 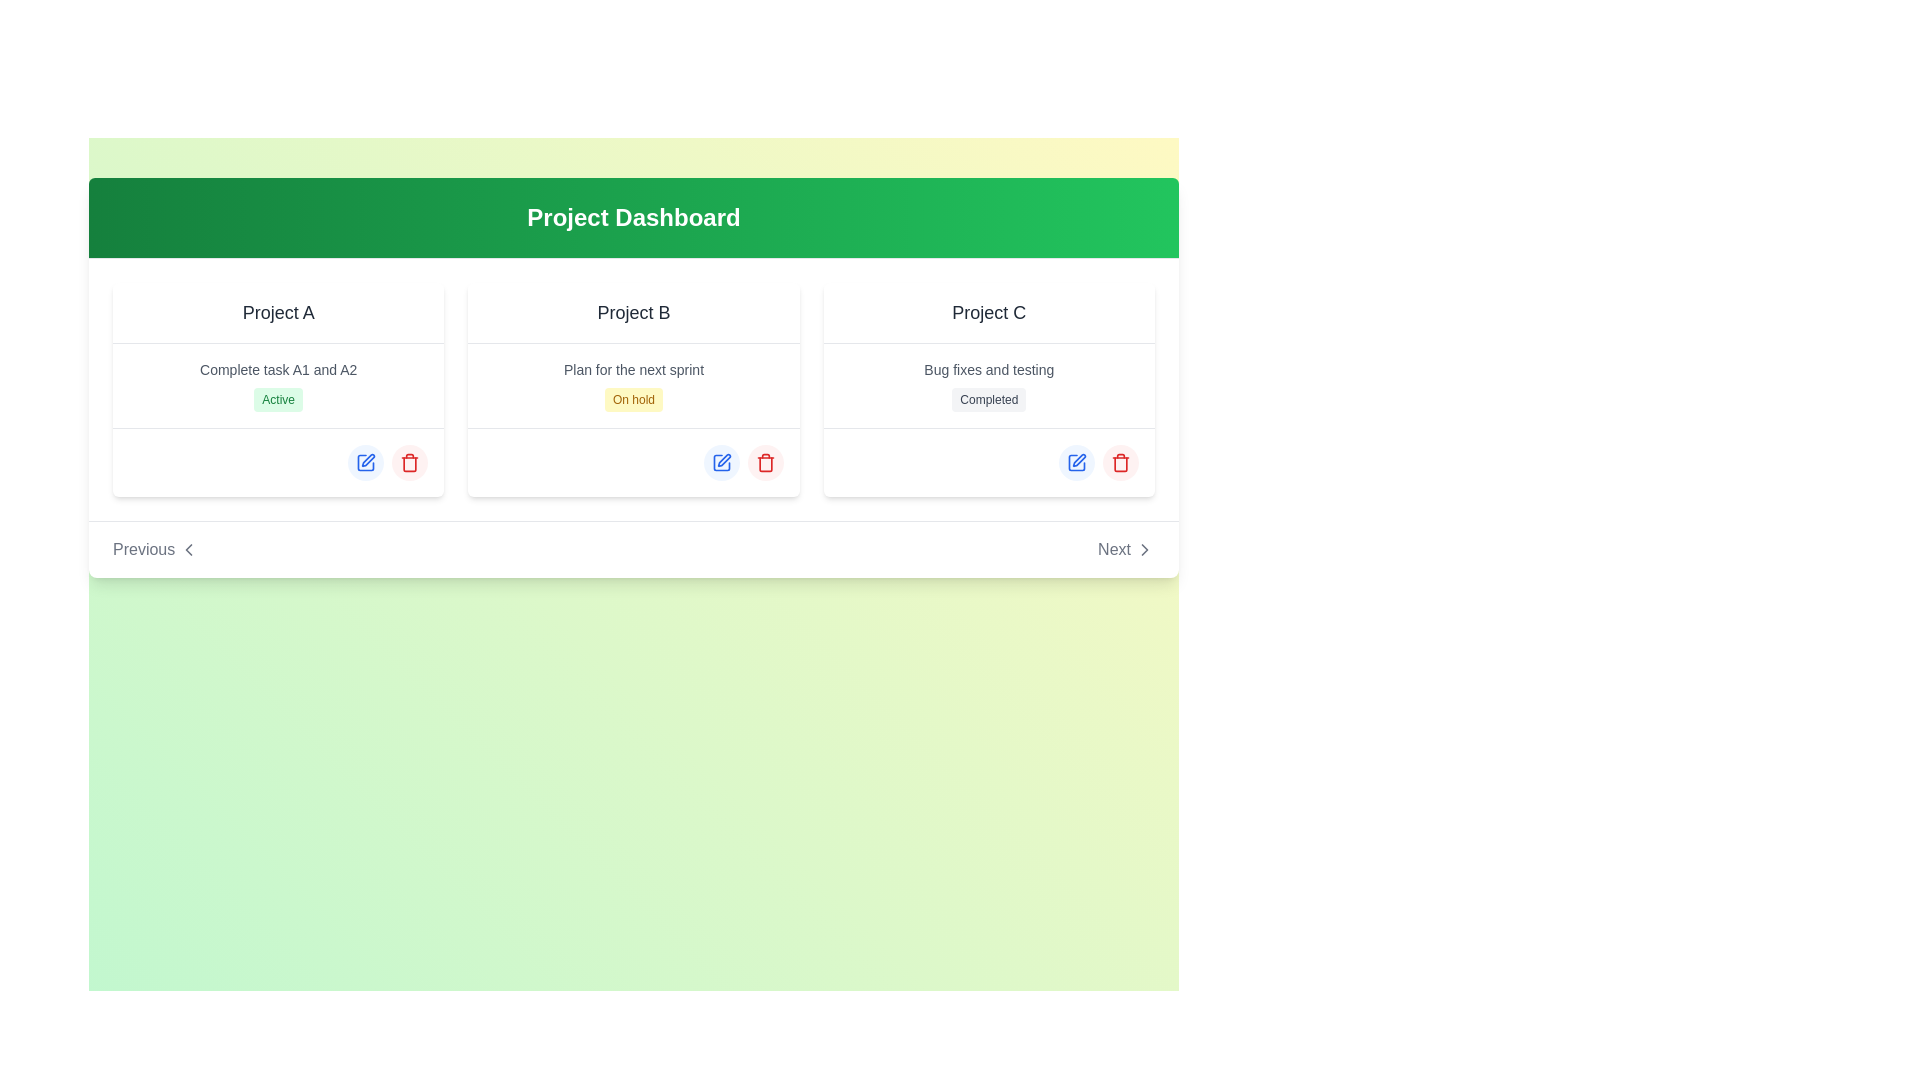 I want to click on the red delete icon button located at the bottom-right of the 'Project A' card in the 'Project Dashboard' interface, so click(x=409, y=462).